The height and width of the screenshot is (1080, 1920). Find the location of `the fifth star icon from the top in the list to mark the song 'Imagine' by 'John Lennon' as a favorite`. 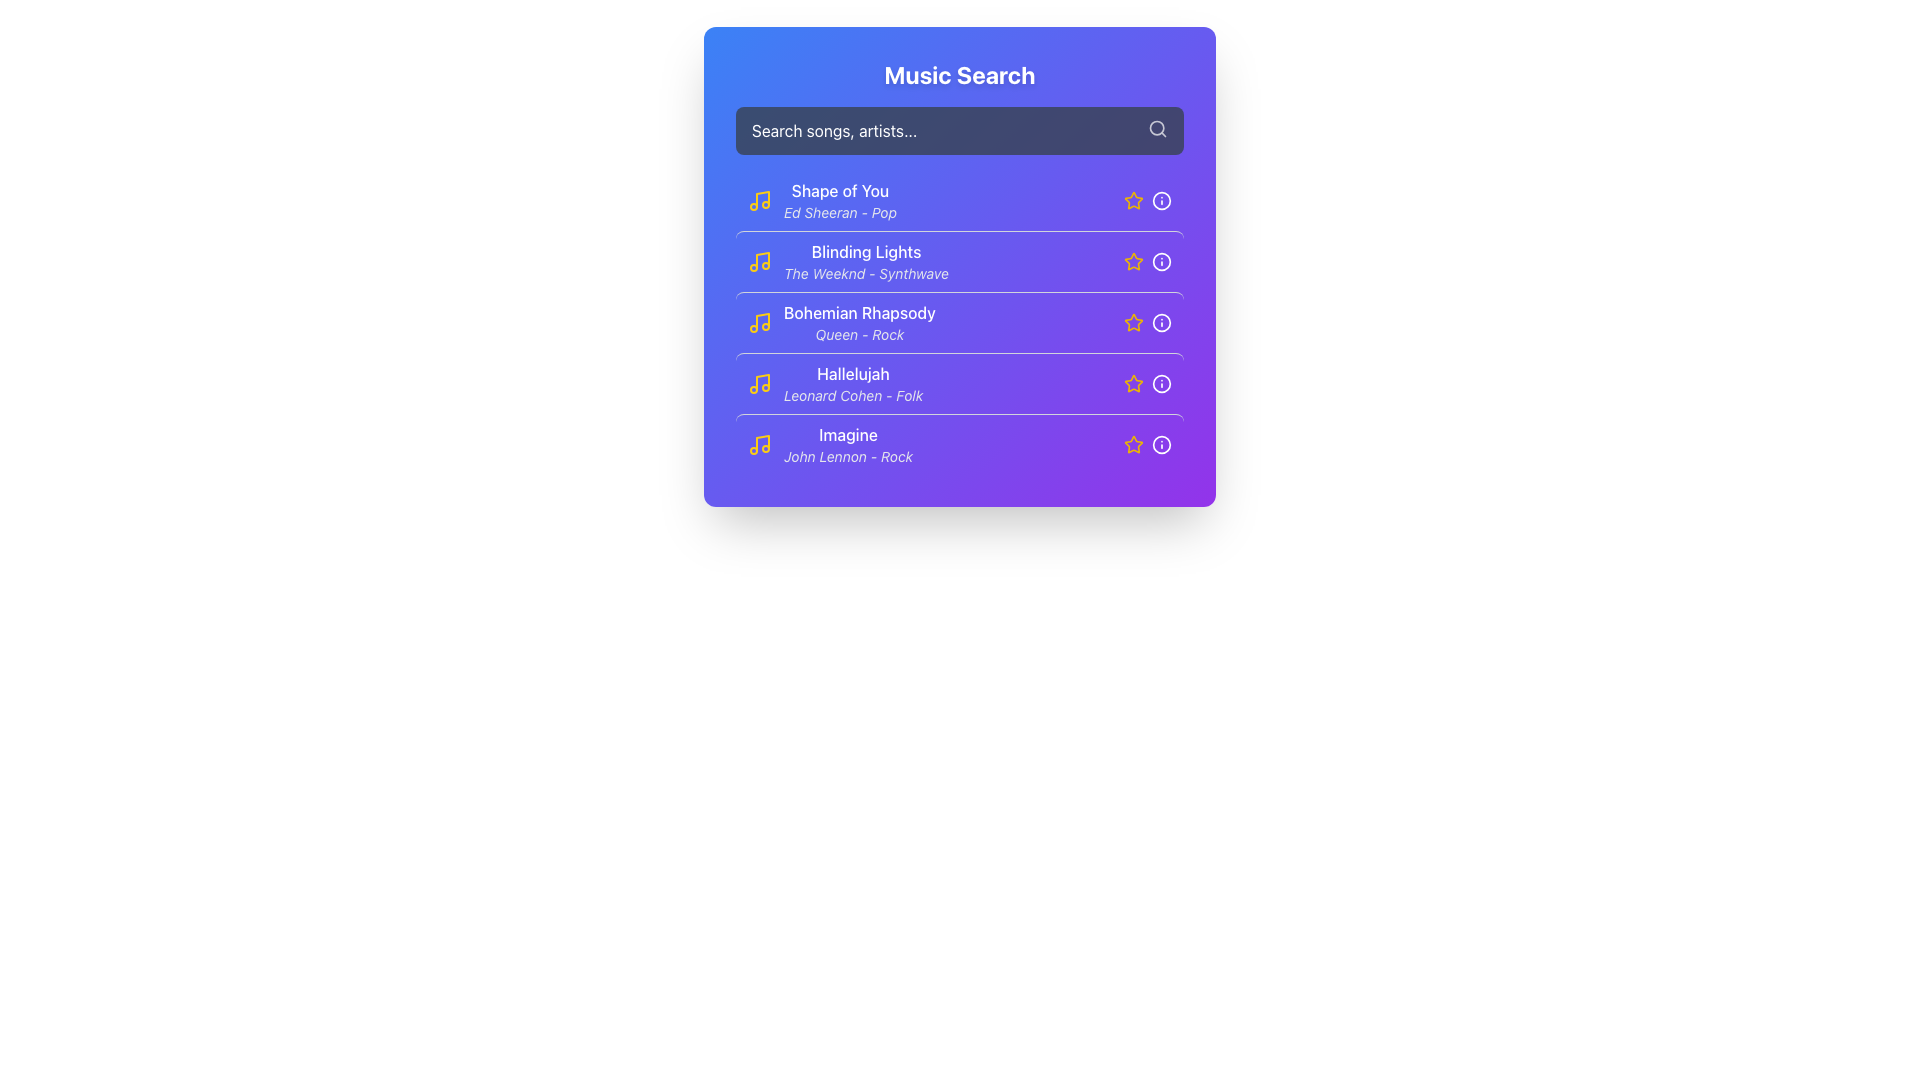

the fifth star icon from the top in the list to mark the song 'Imagine' by 'John Lennon' as a favorite is located at coordinates (1132, 442).